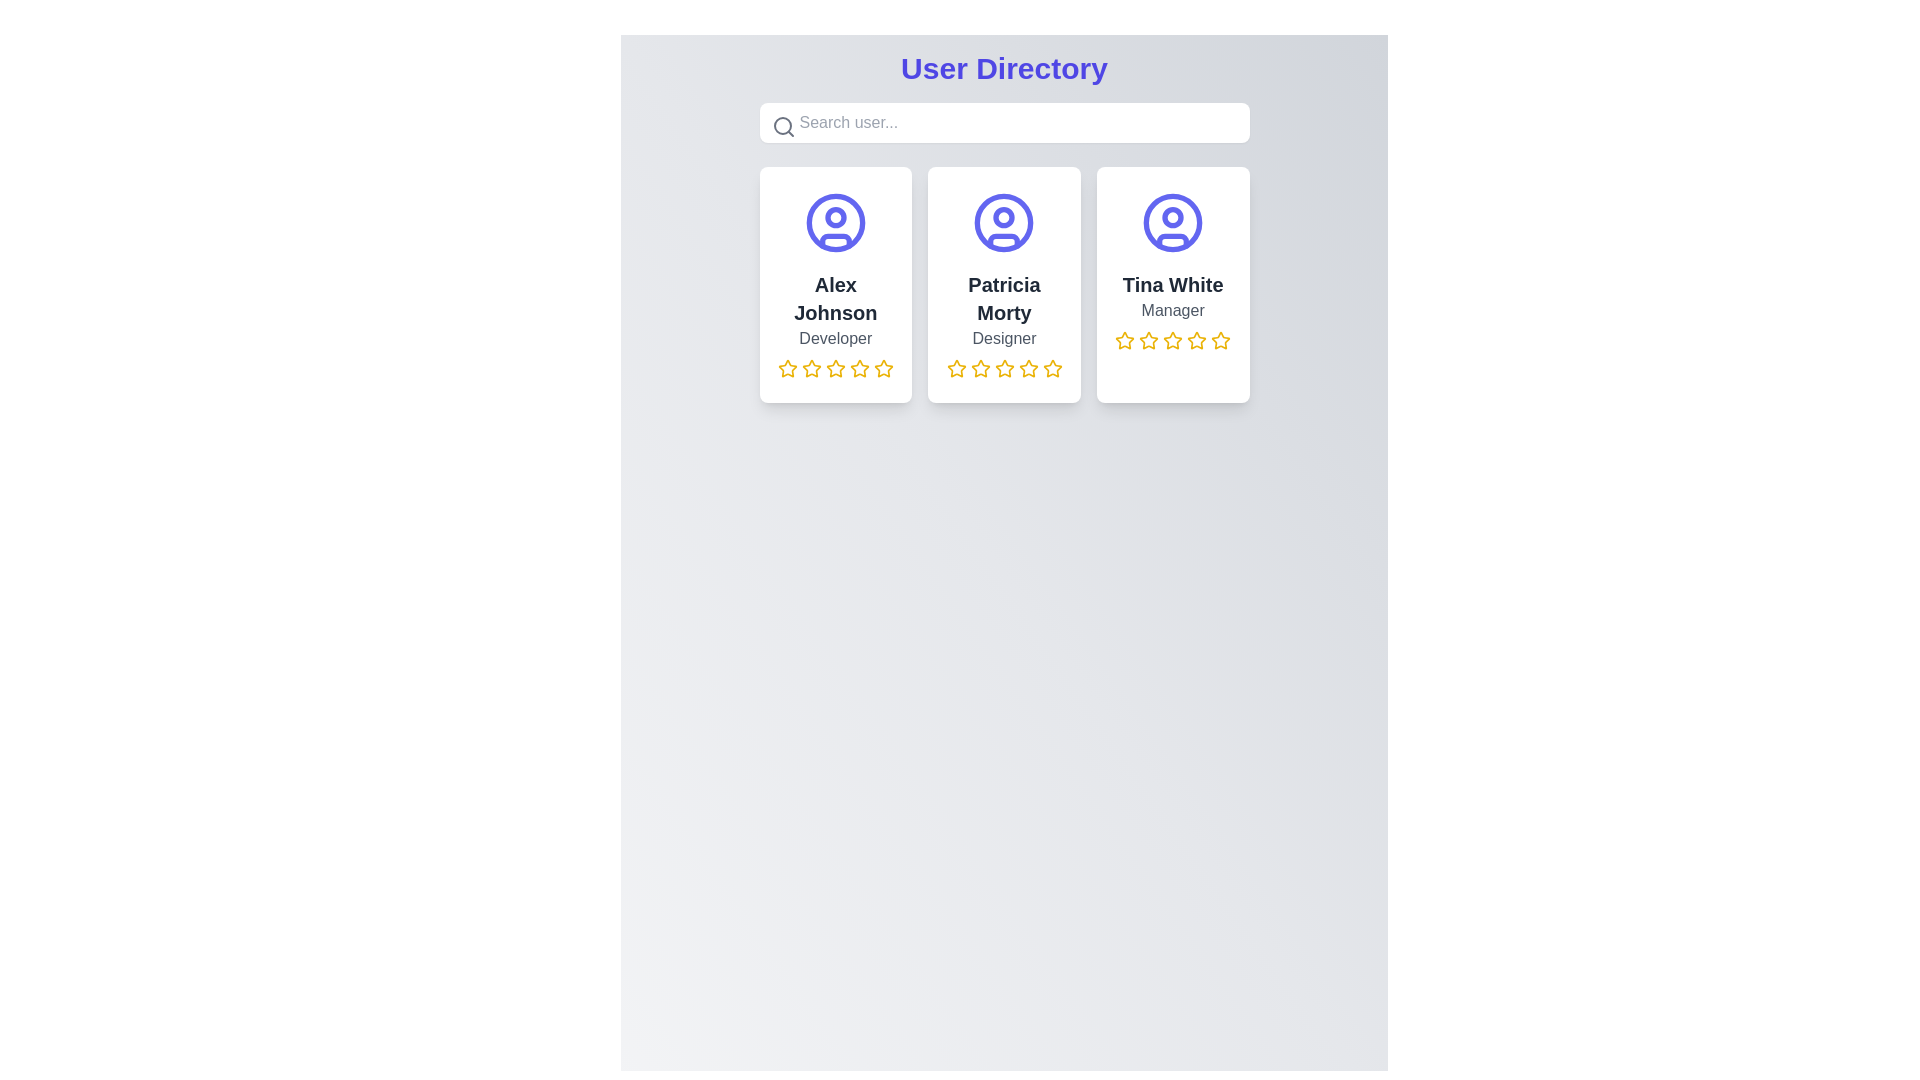 Image resolution: width=1920 pixels, height=1080 pixels. What do you see at coordinates (835, 217) in the screenshot?
I see `the small circular SVG element within the user profile icon of Alex Johnson on the leftmost card in the user directory interface` at bounding box center [835, 217].